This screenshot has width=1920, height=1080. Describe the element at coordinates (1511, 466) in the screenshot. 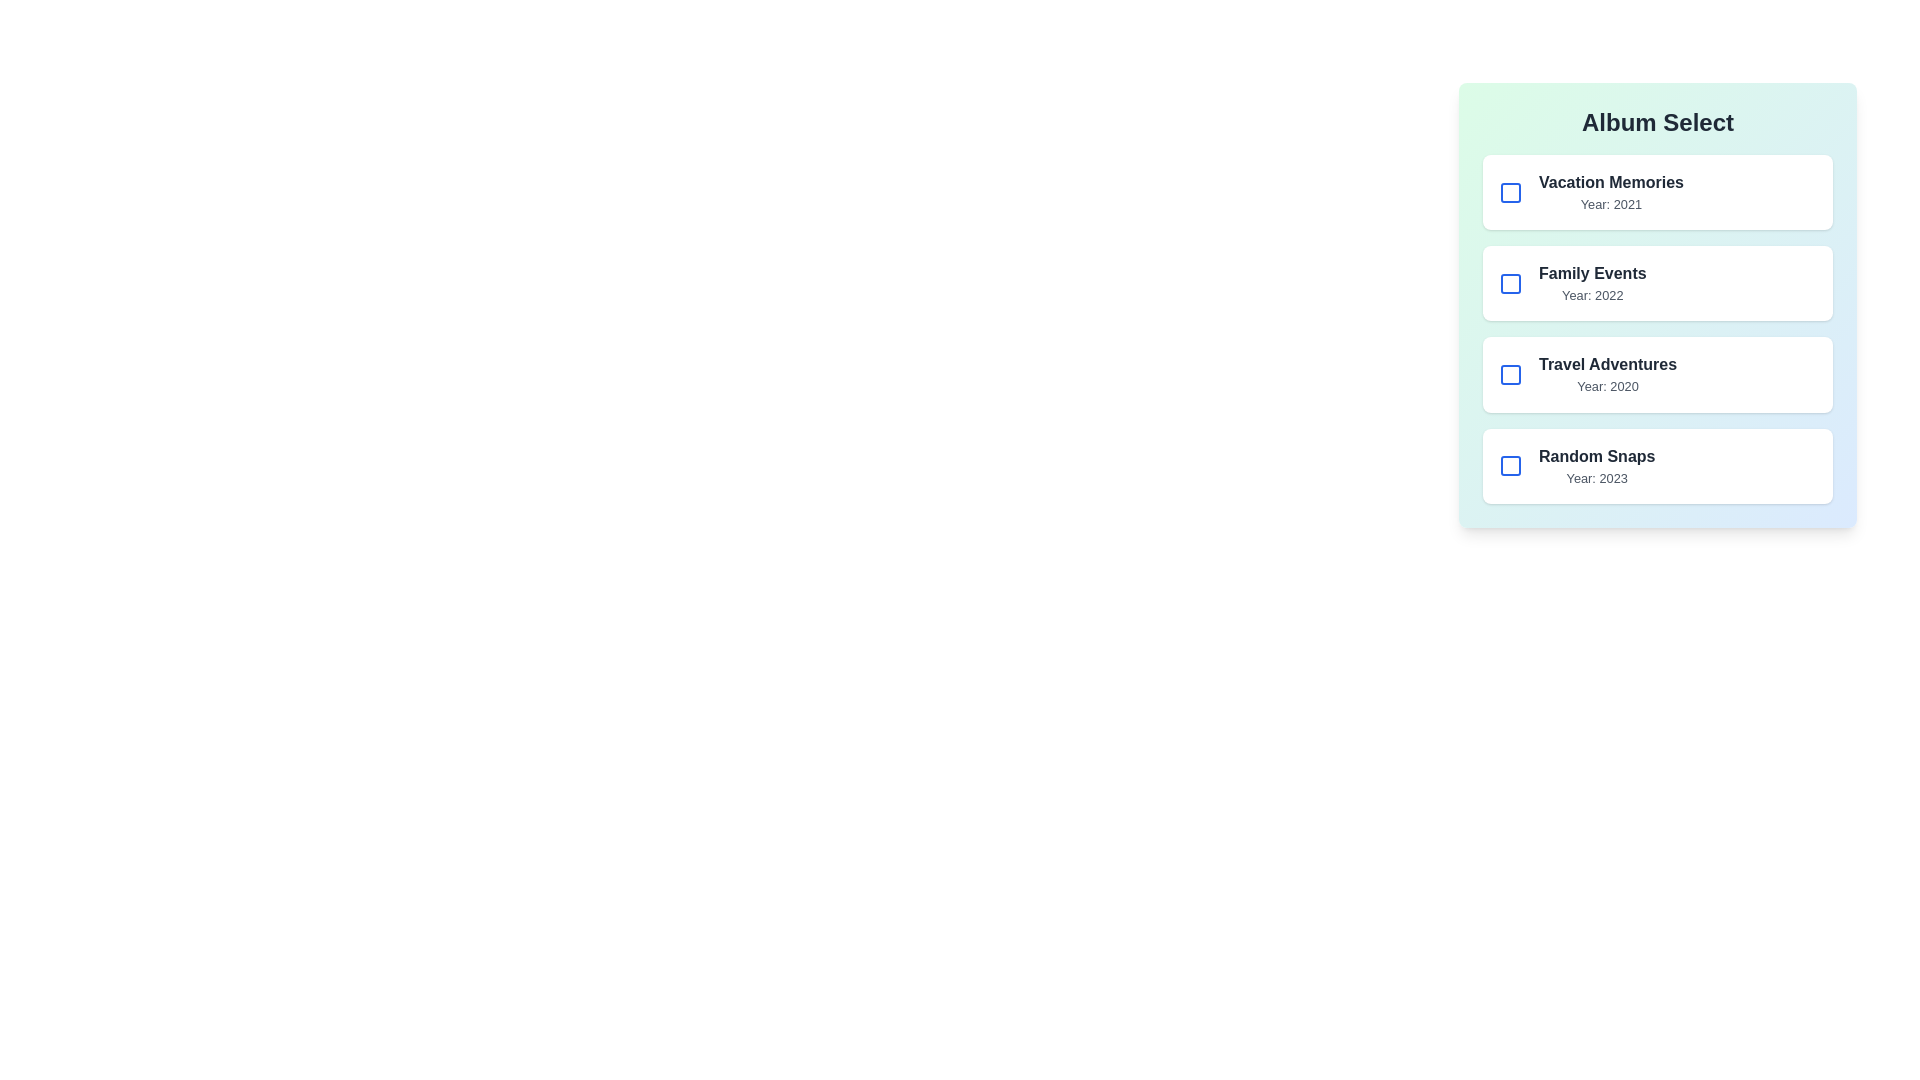

I see `the album Random Snaps` at that location.